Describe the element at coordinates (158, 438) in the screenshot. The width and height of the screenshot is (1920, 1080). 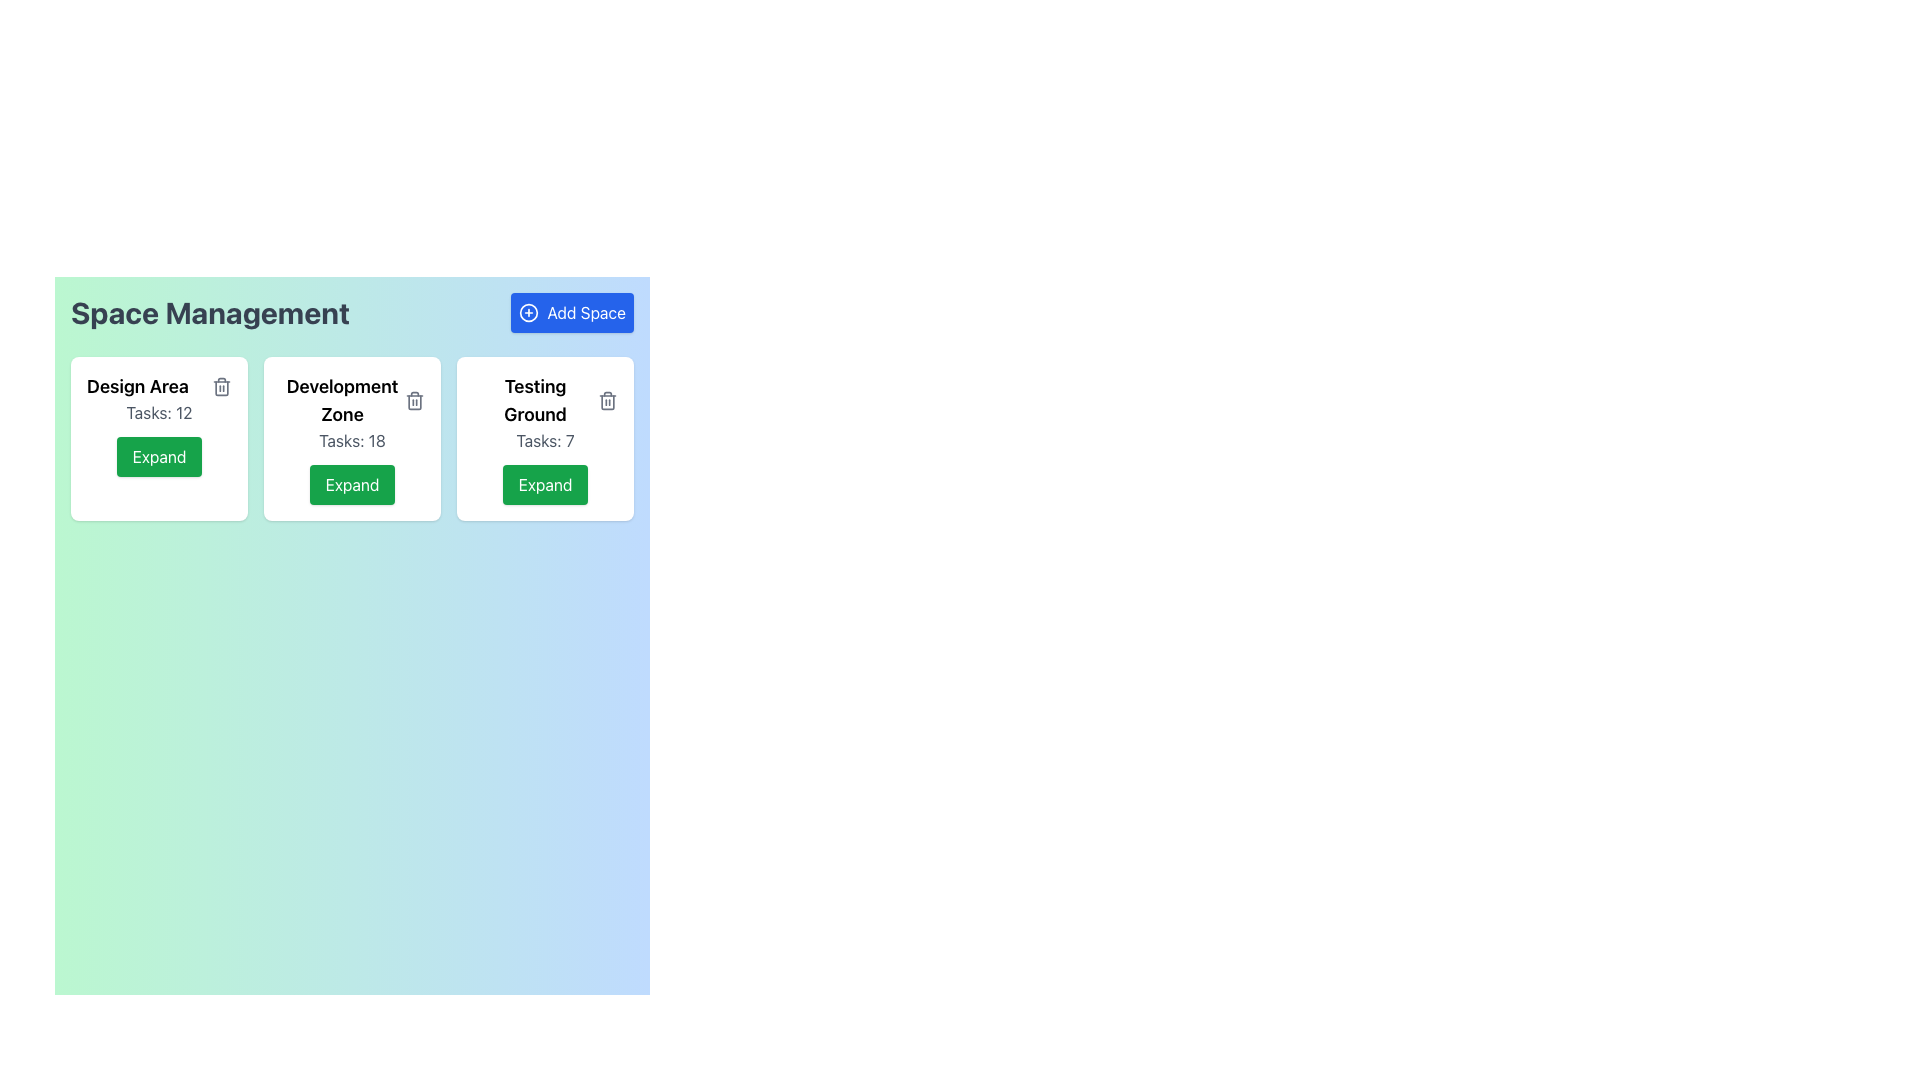
I see `the 'Expand' button located at the bottom of the 'Design Area' card` at that location.